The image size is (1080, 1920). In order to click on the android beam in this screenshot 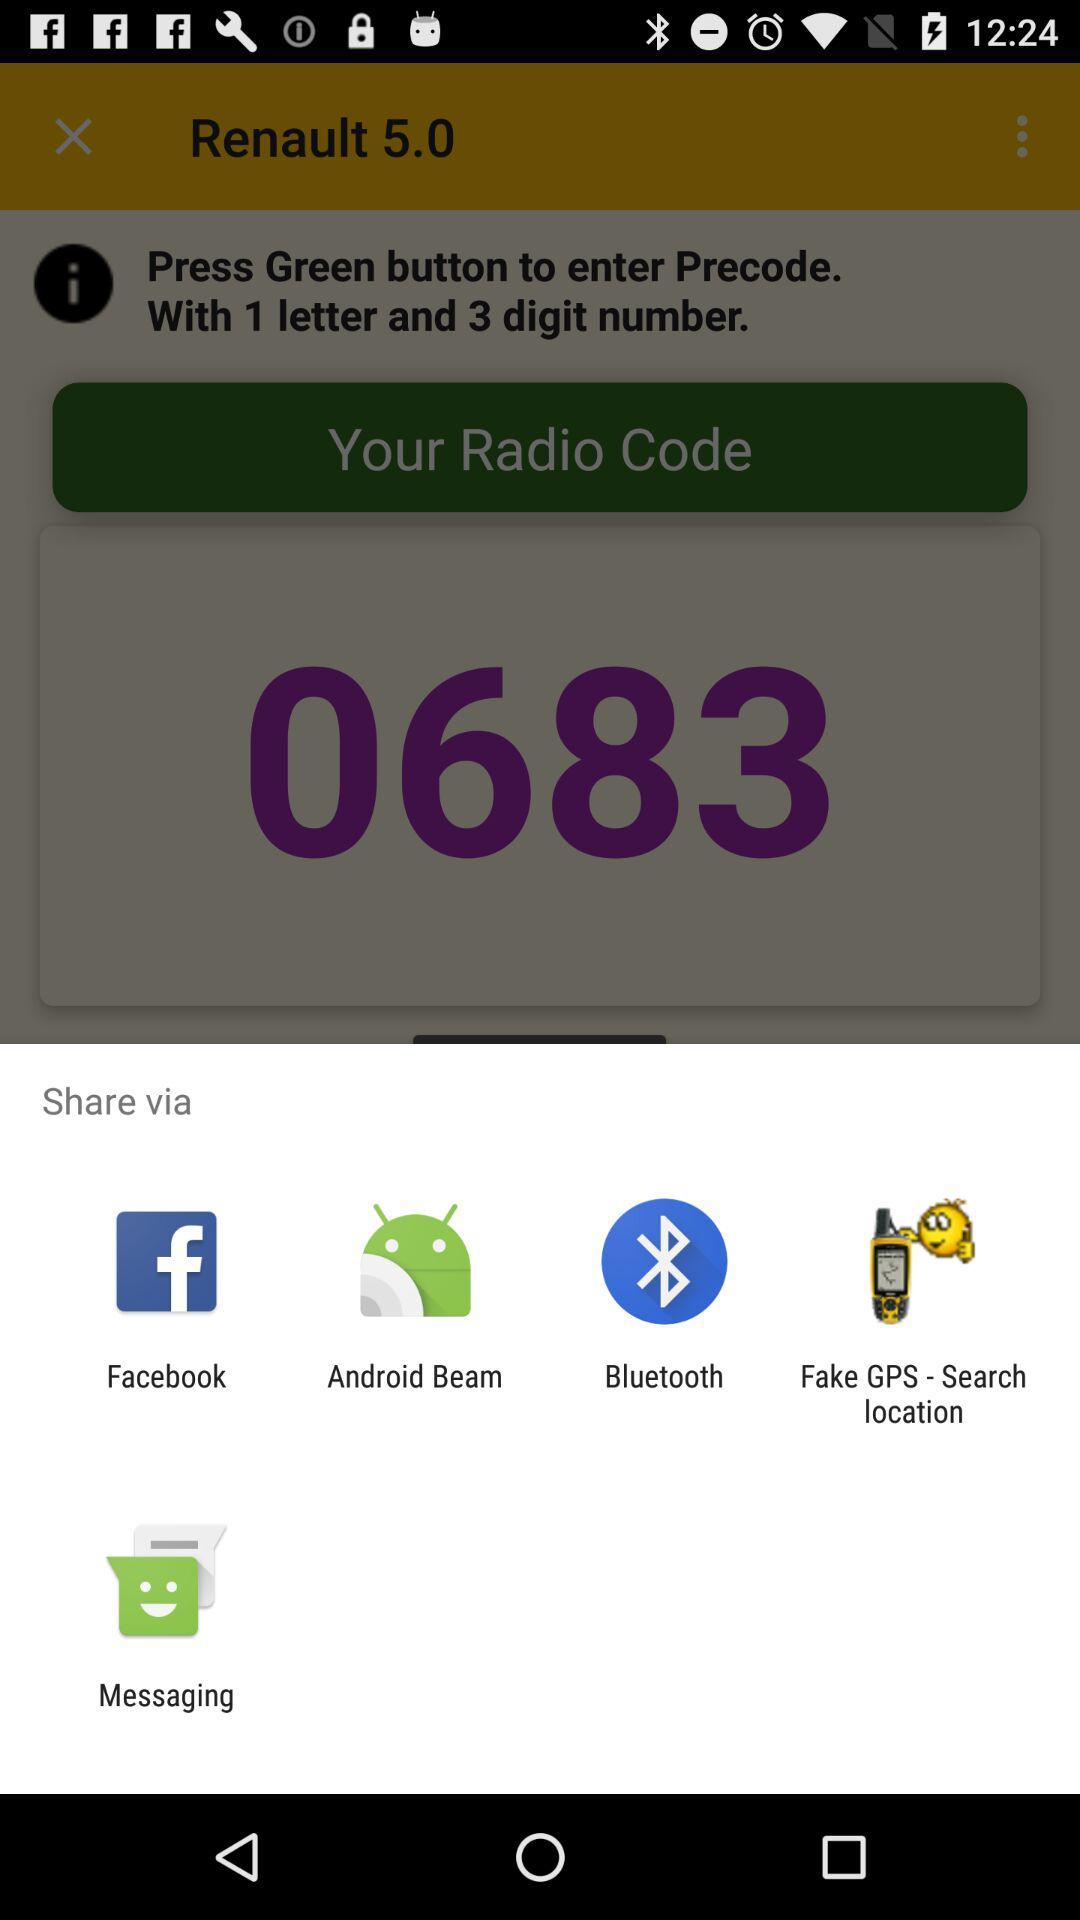, I will do `click(414, 1392)`.